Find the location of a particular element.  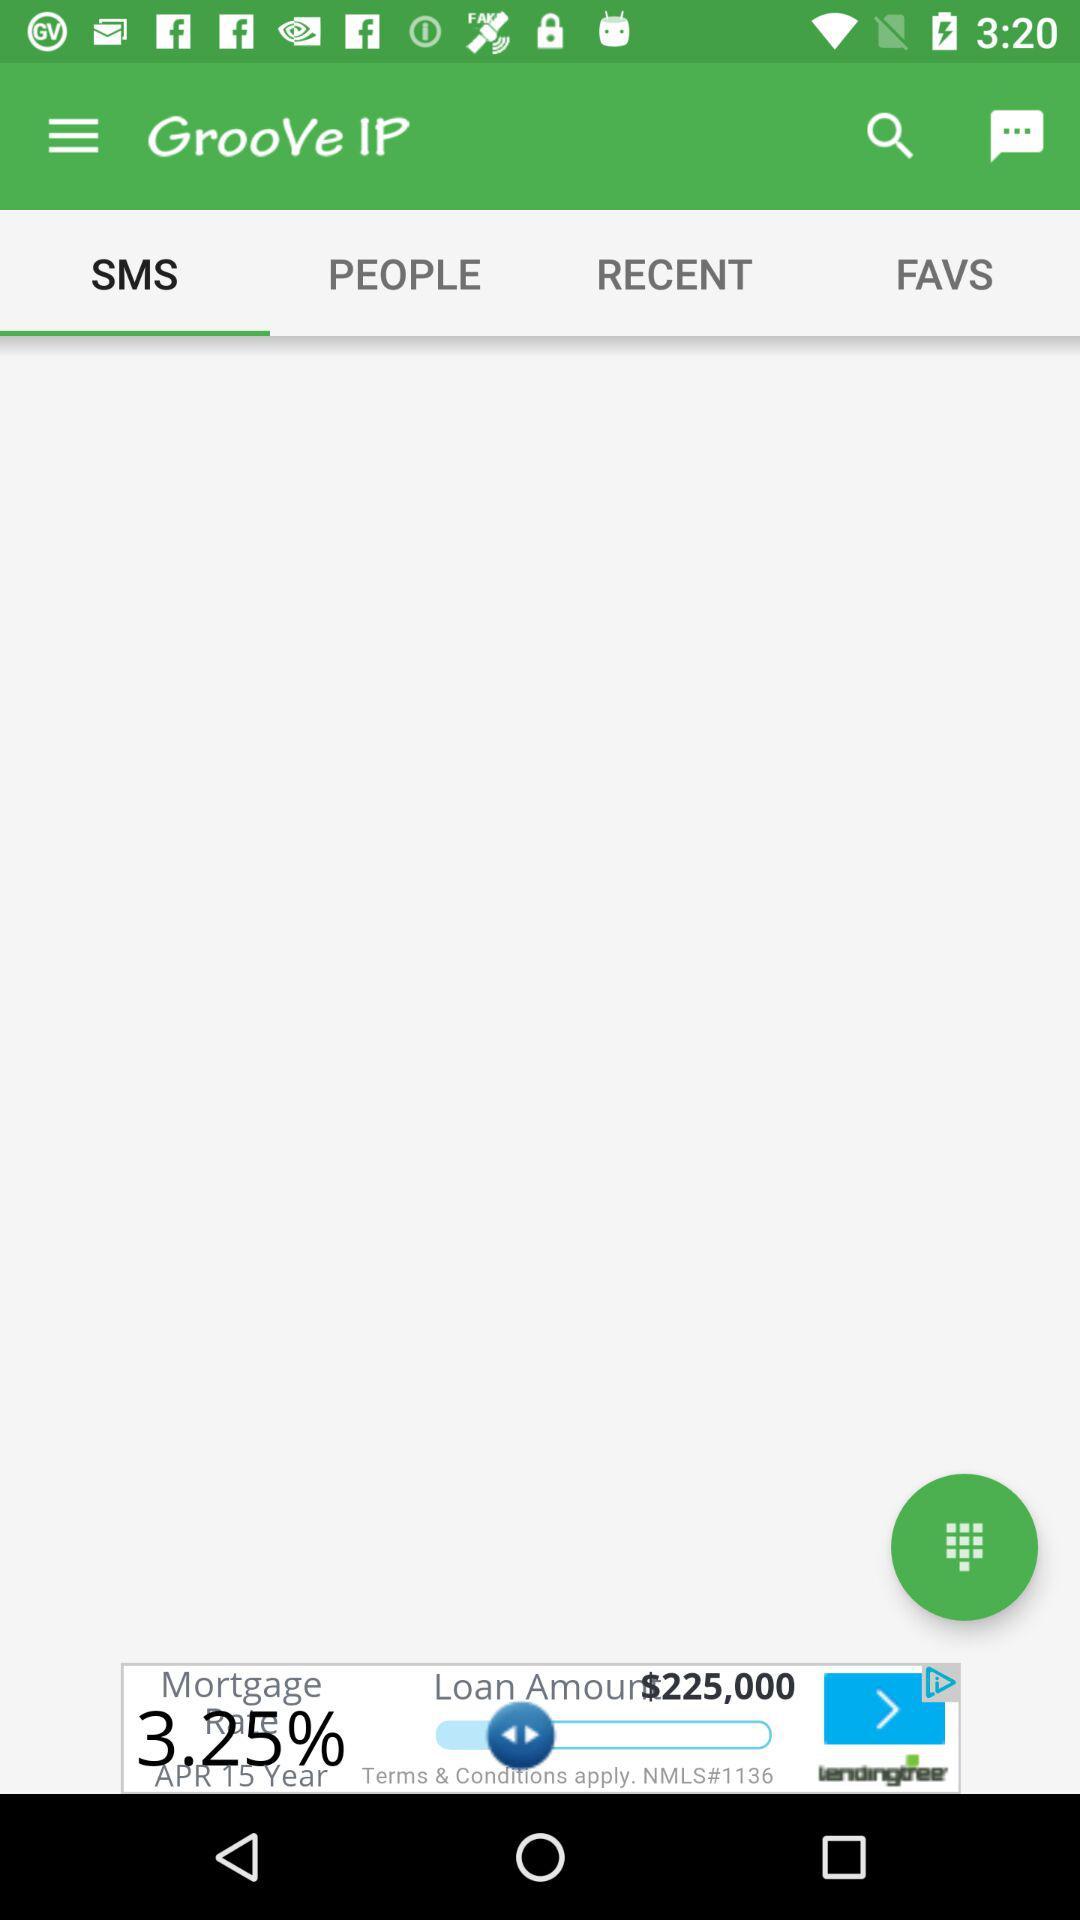

homepage is located at coordinates (963, 1546).